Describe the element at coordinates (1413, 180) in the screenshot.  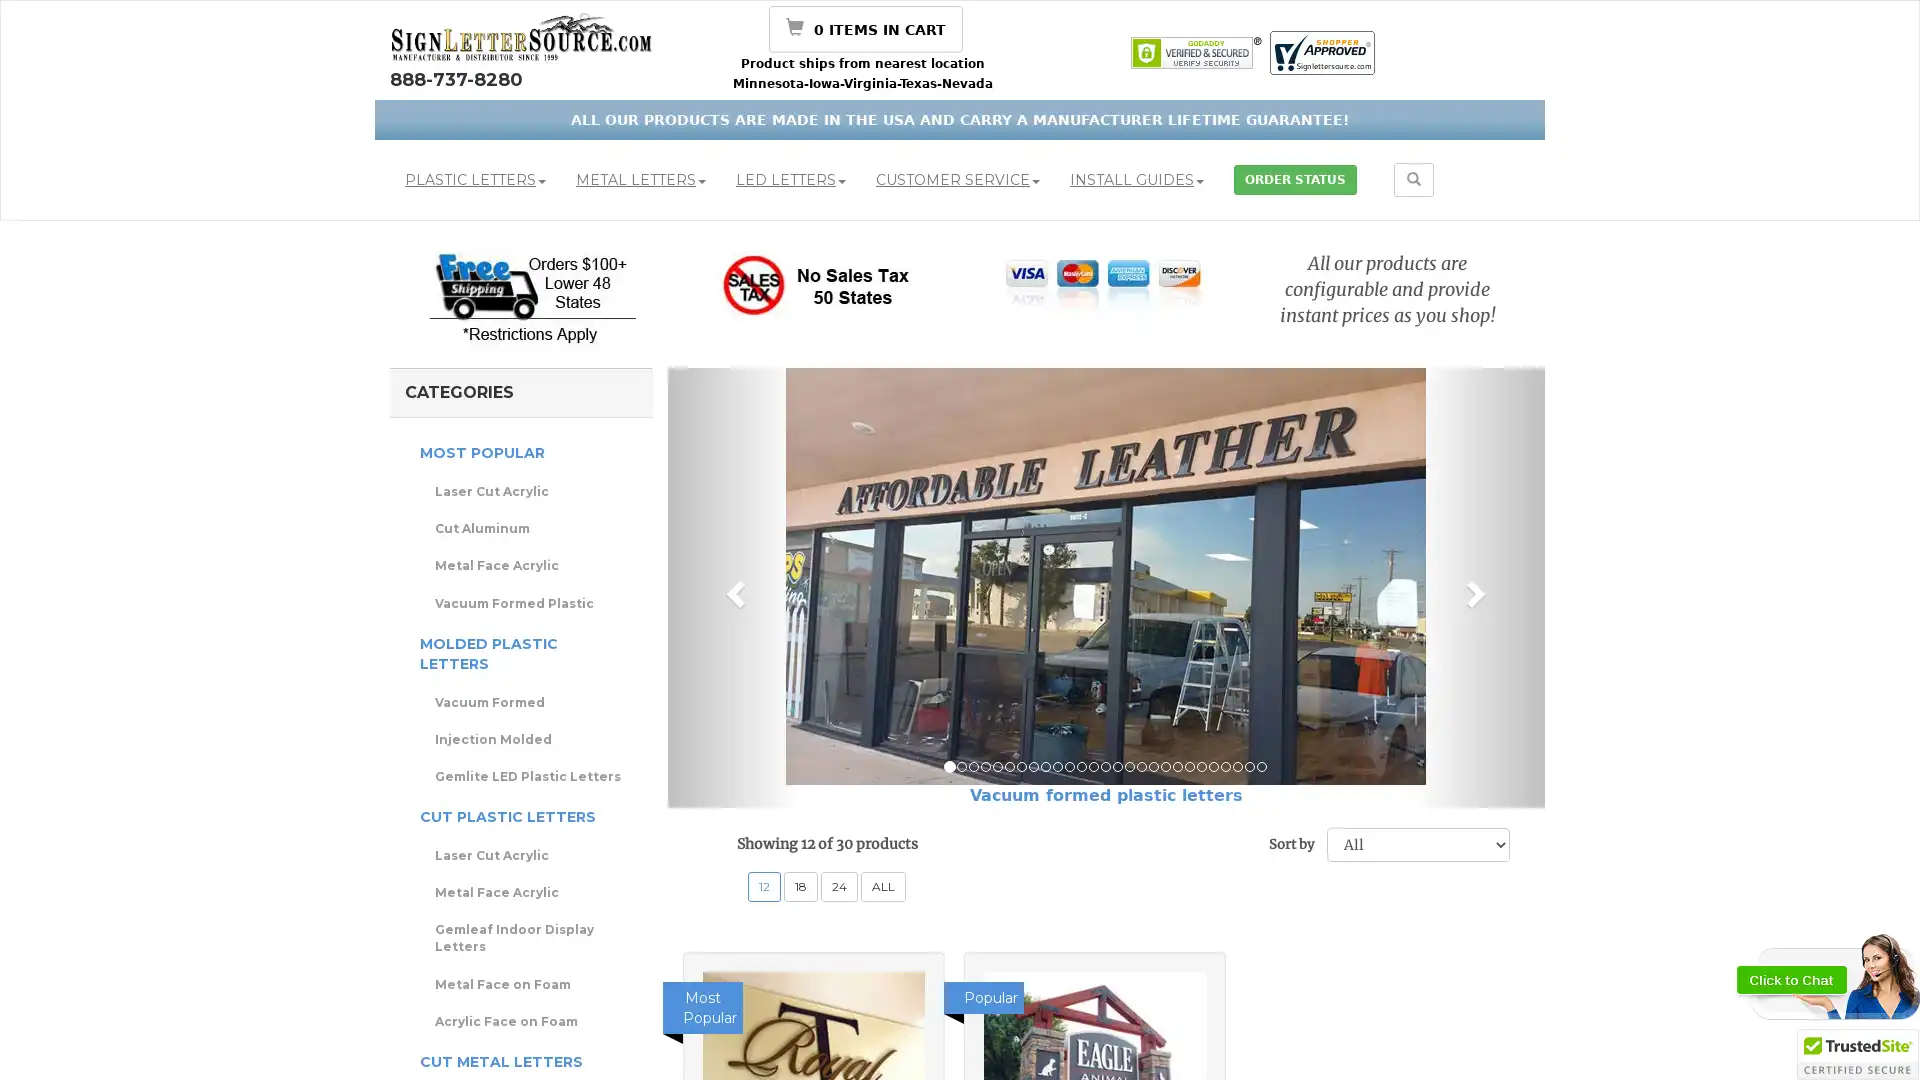
I see `TOGGLE SEARCH` at that location.